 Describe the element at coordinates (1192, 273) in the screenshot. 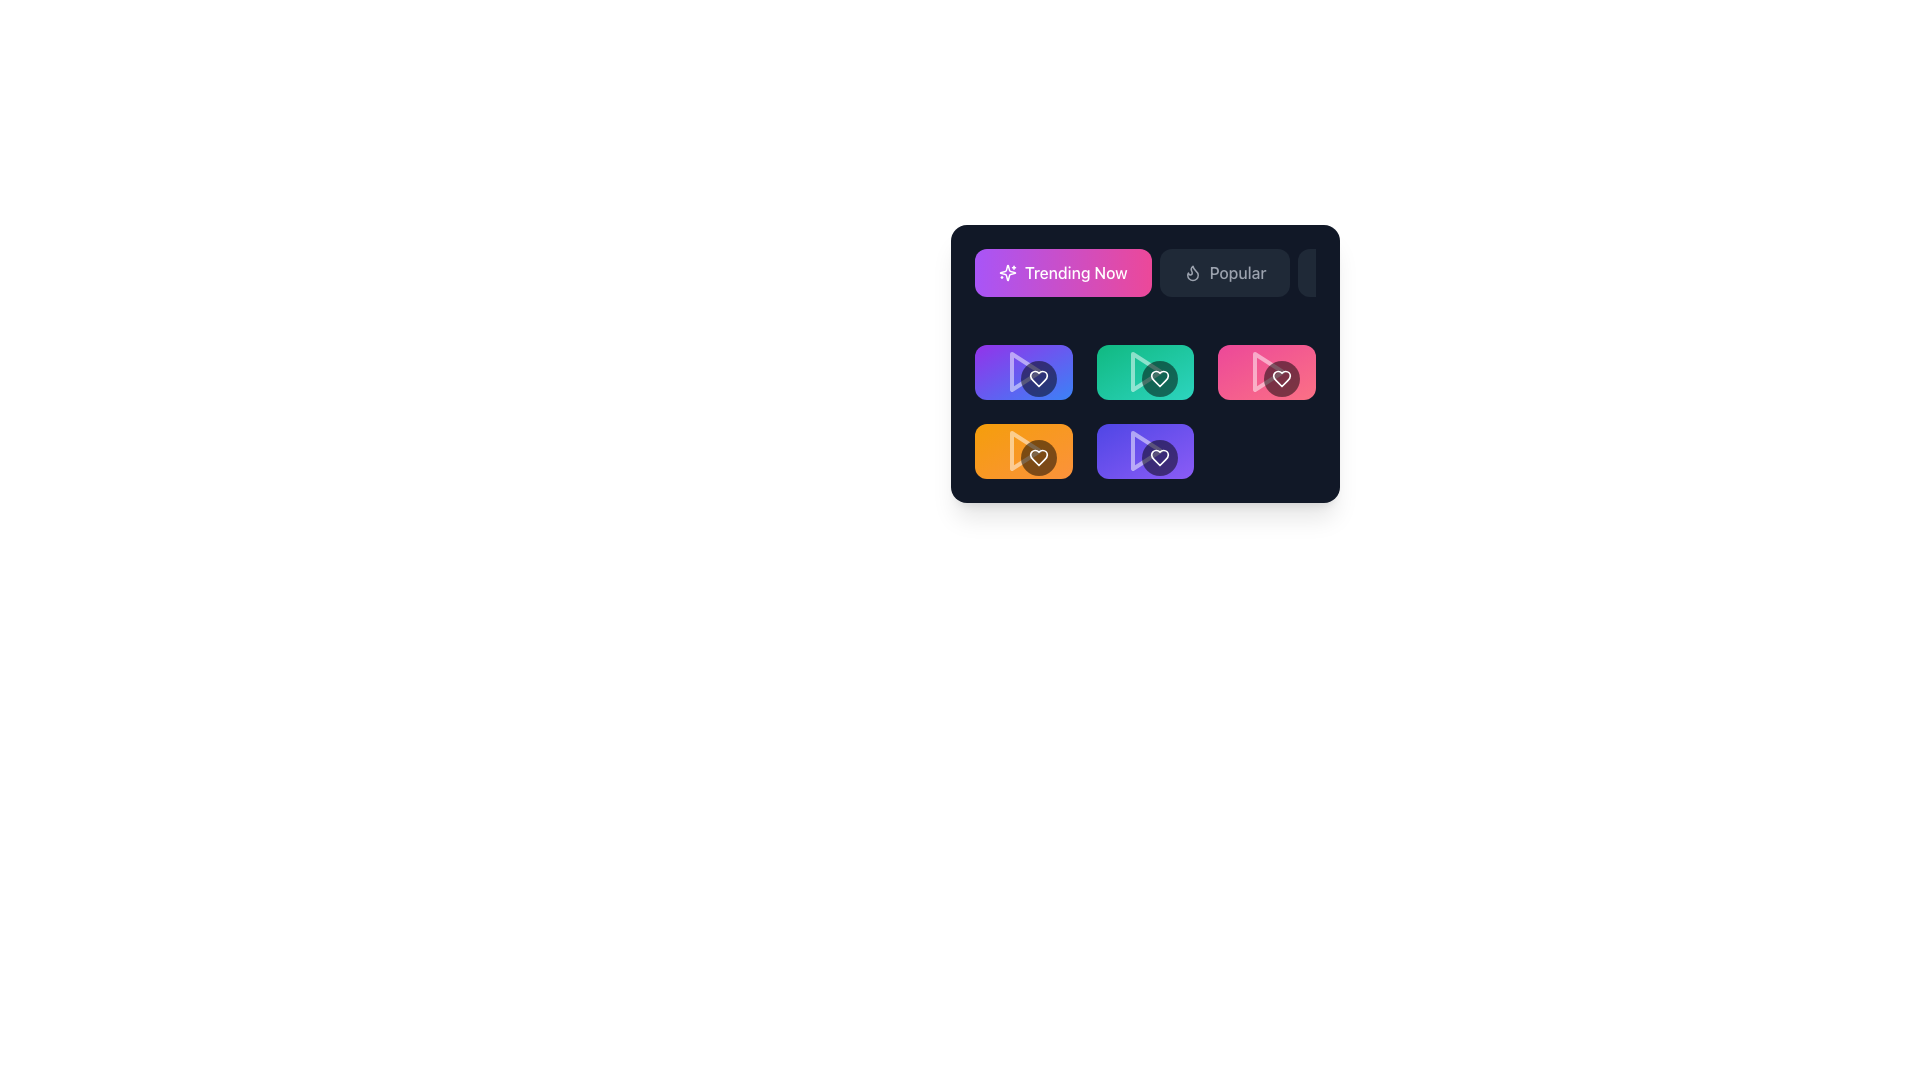

I see `the 'Popular' button which features a flame icon, located at the top section of the card` at that location.